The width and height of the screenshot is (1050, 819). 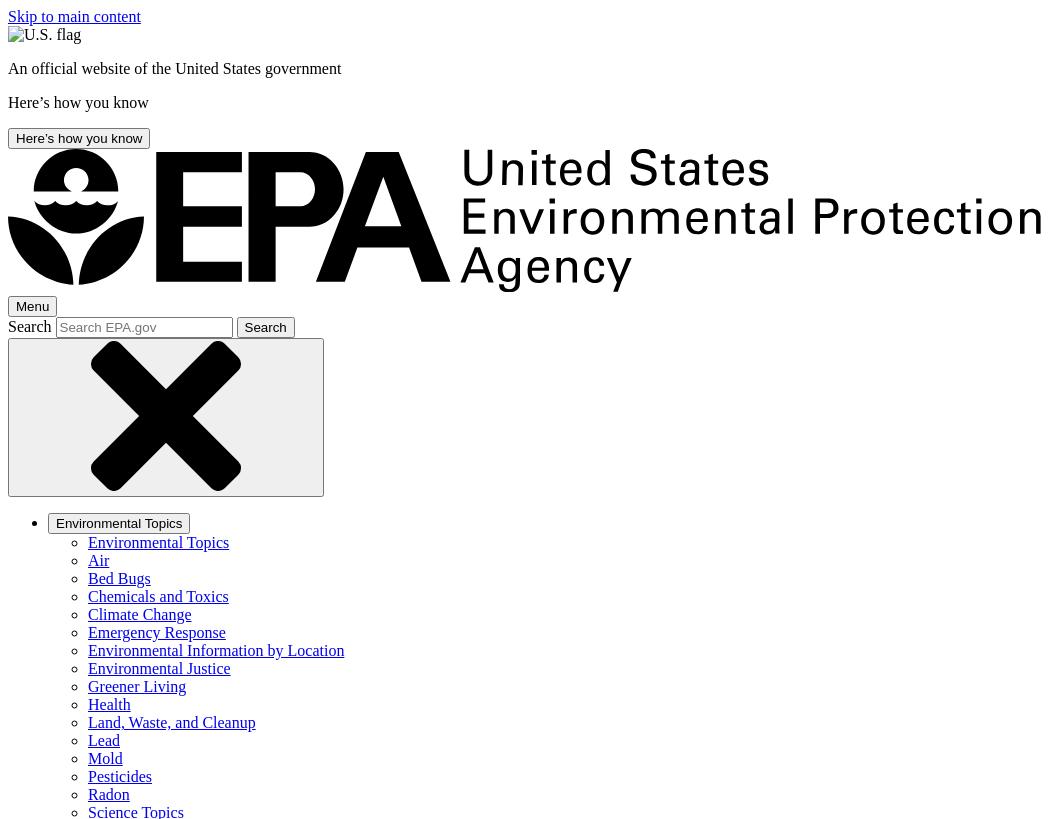 What do you see at coordinates (108, 703) in the screenshot?
I see `'Health'` at bounding box center [108, 703].